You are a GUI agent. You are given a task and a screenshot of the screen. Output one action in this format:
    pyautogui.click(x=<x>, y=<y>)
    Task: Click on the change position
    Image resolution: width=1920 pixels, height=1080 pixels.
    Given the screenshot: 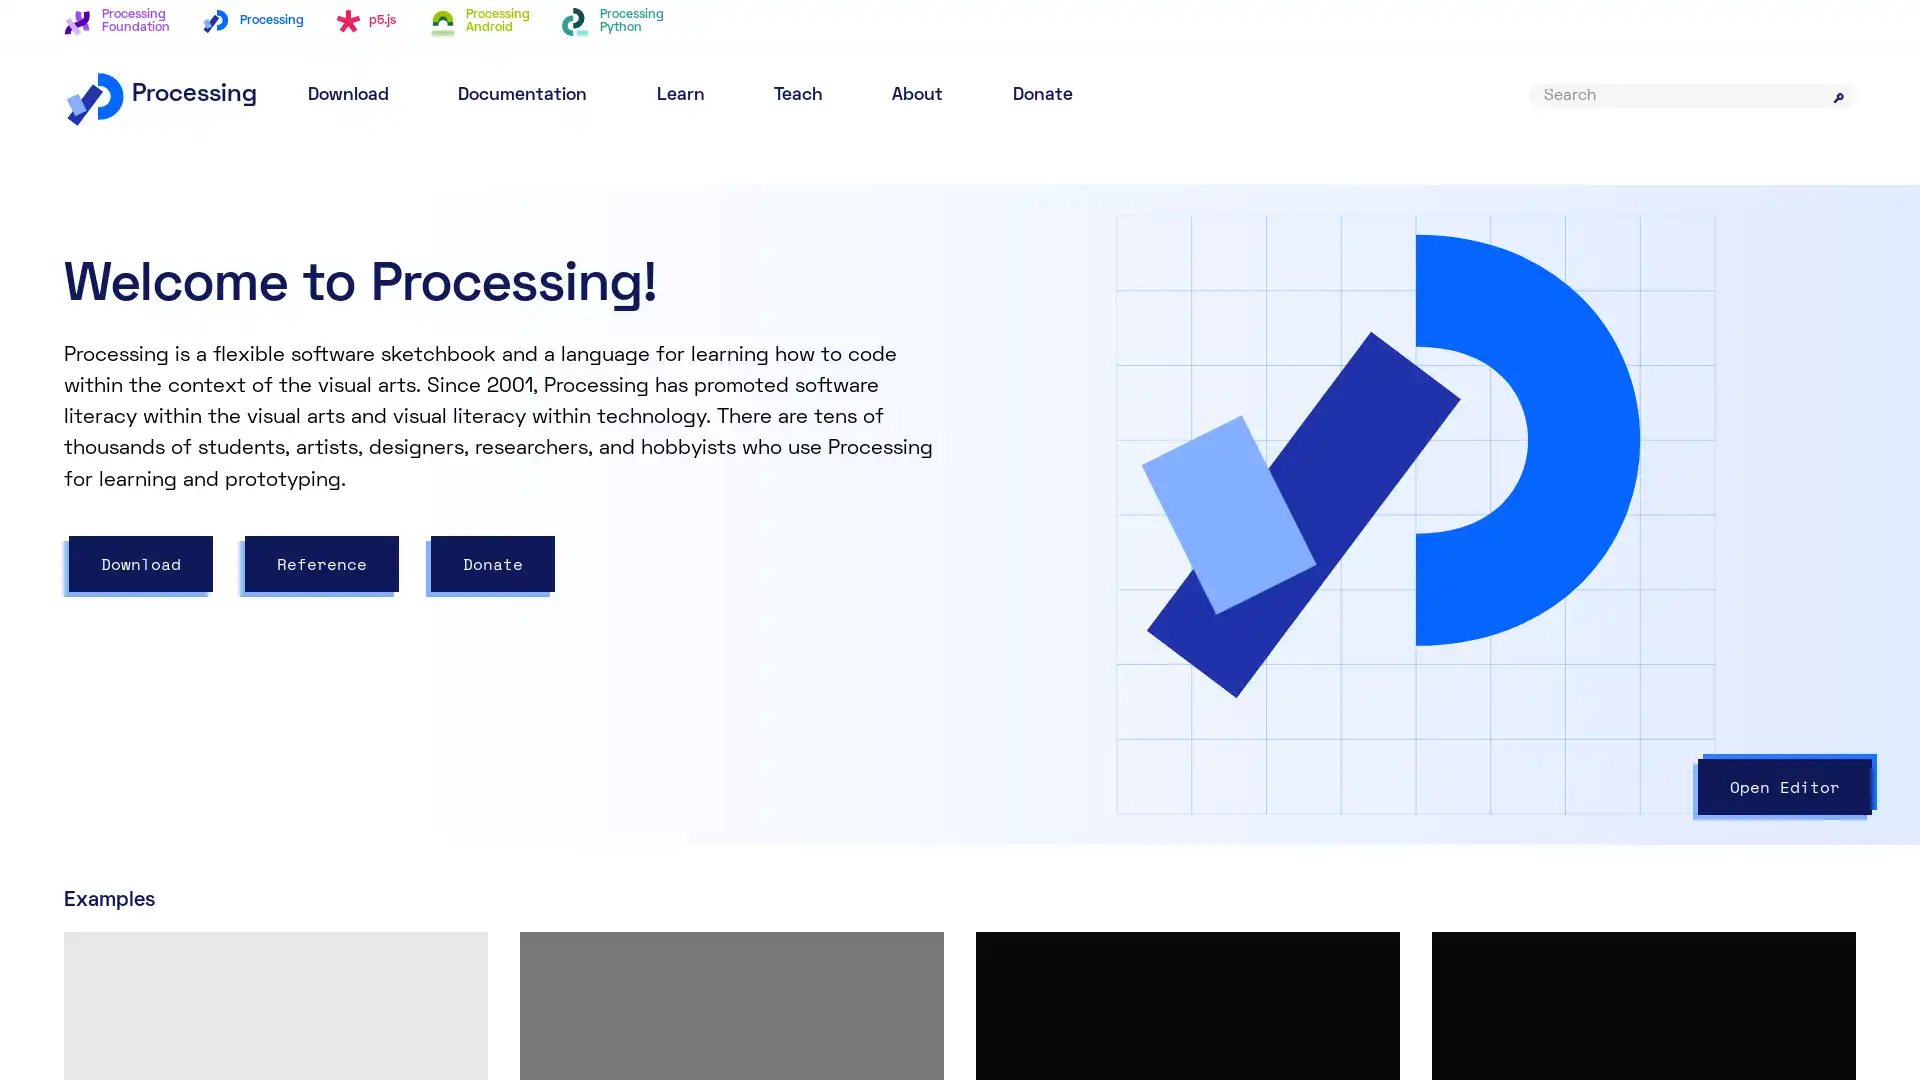 What is the action you would take?
    pyautogui.click(x=1130, y=616)
    